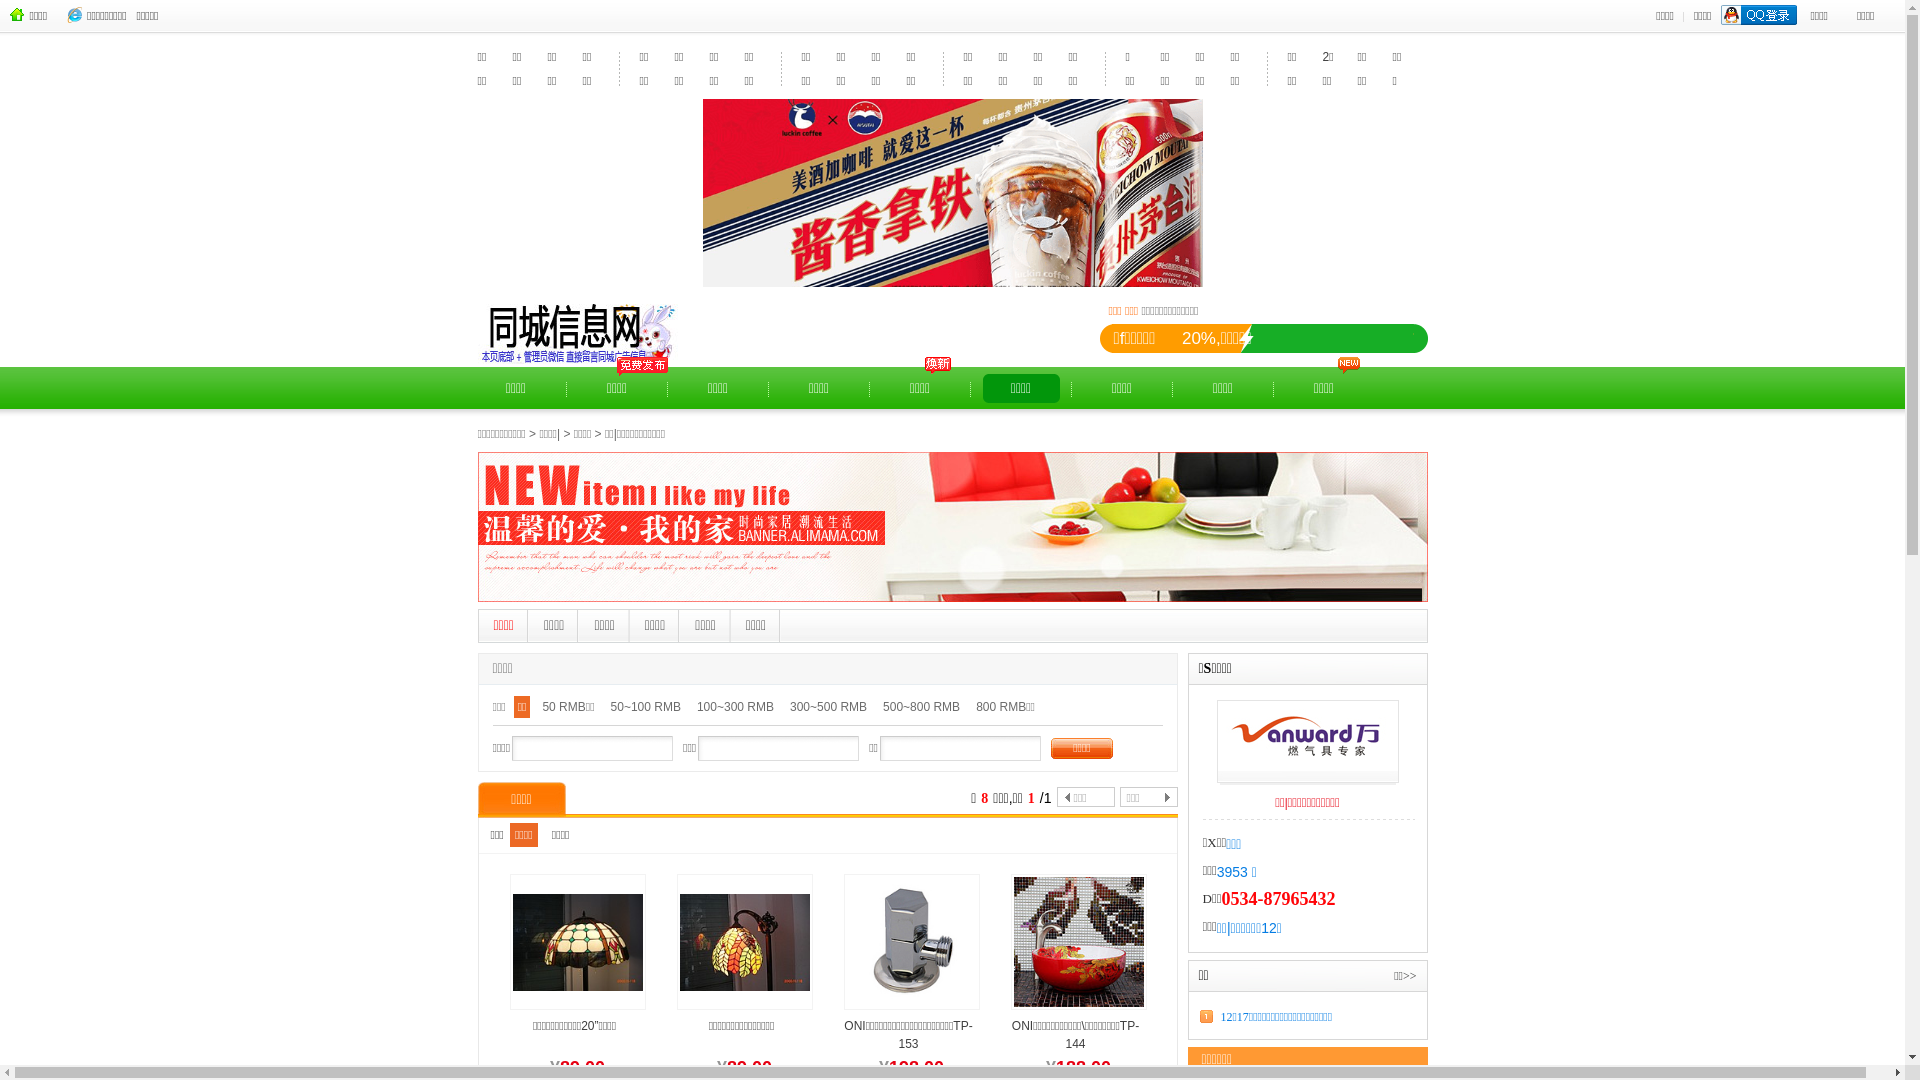  Describe the element at coordinates (828, 736) in the screenshot. I see `'300~500 RMB'` at that location.